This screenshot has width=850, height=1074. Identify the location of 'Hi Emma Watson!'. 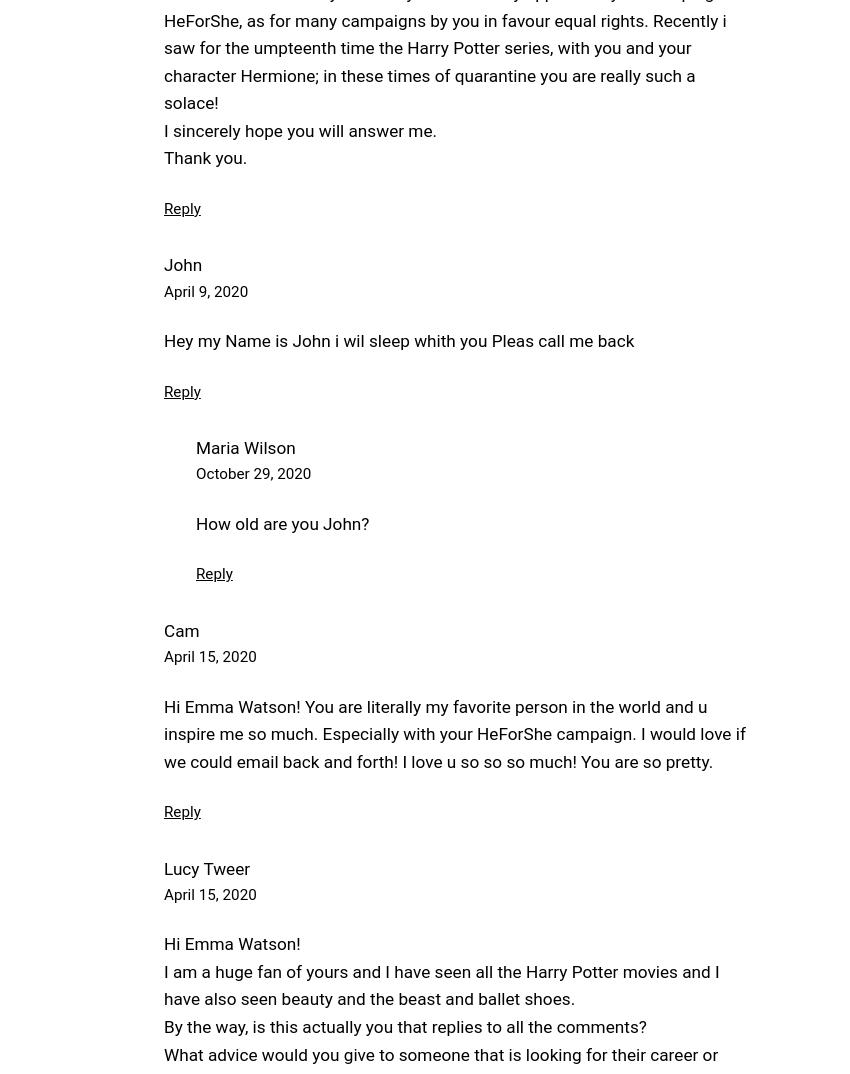
(231, 944).